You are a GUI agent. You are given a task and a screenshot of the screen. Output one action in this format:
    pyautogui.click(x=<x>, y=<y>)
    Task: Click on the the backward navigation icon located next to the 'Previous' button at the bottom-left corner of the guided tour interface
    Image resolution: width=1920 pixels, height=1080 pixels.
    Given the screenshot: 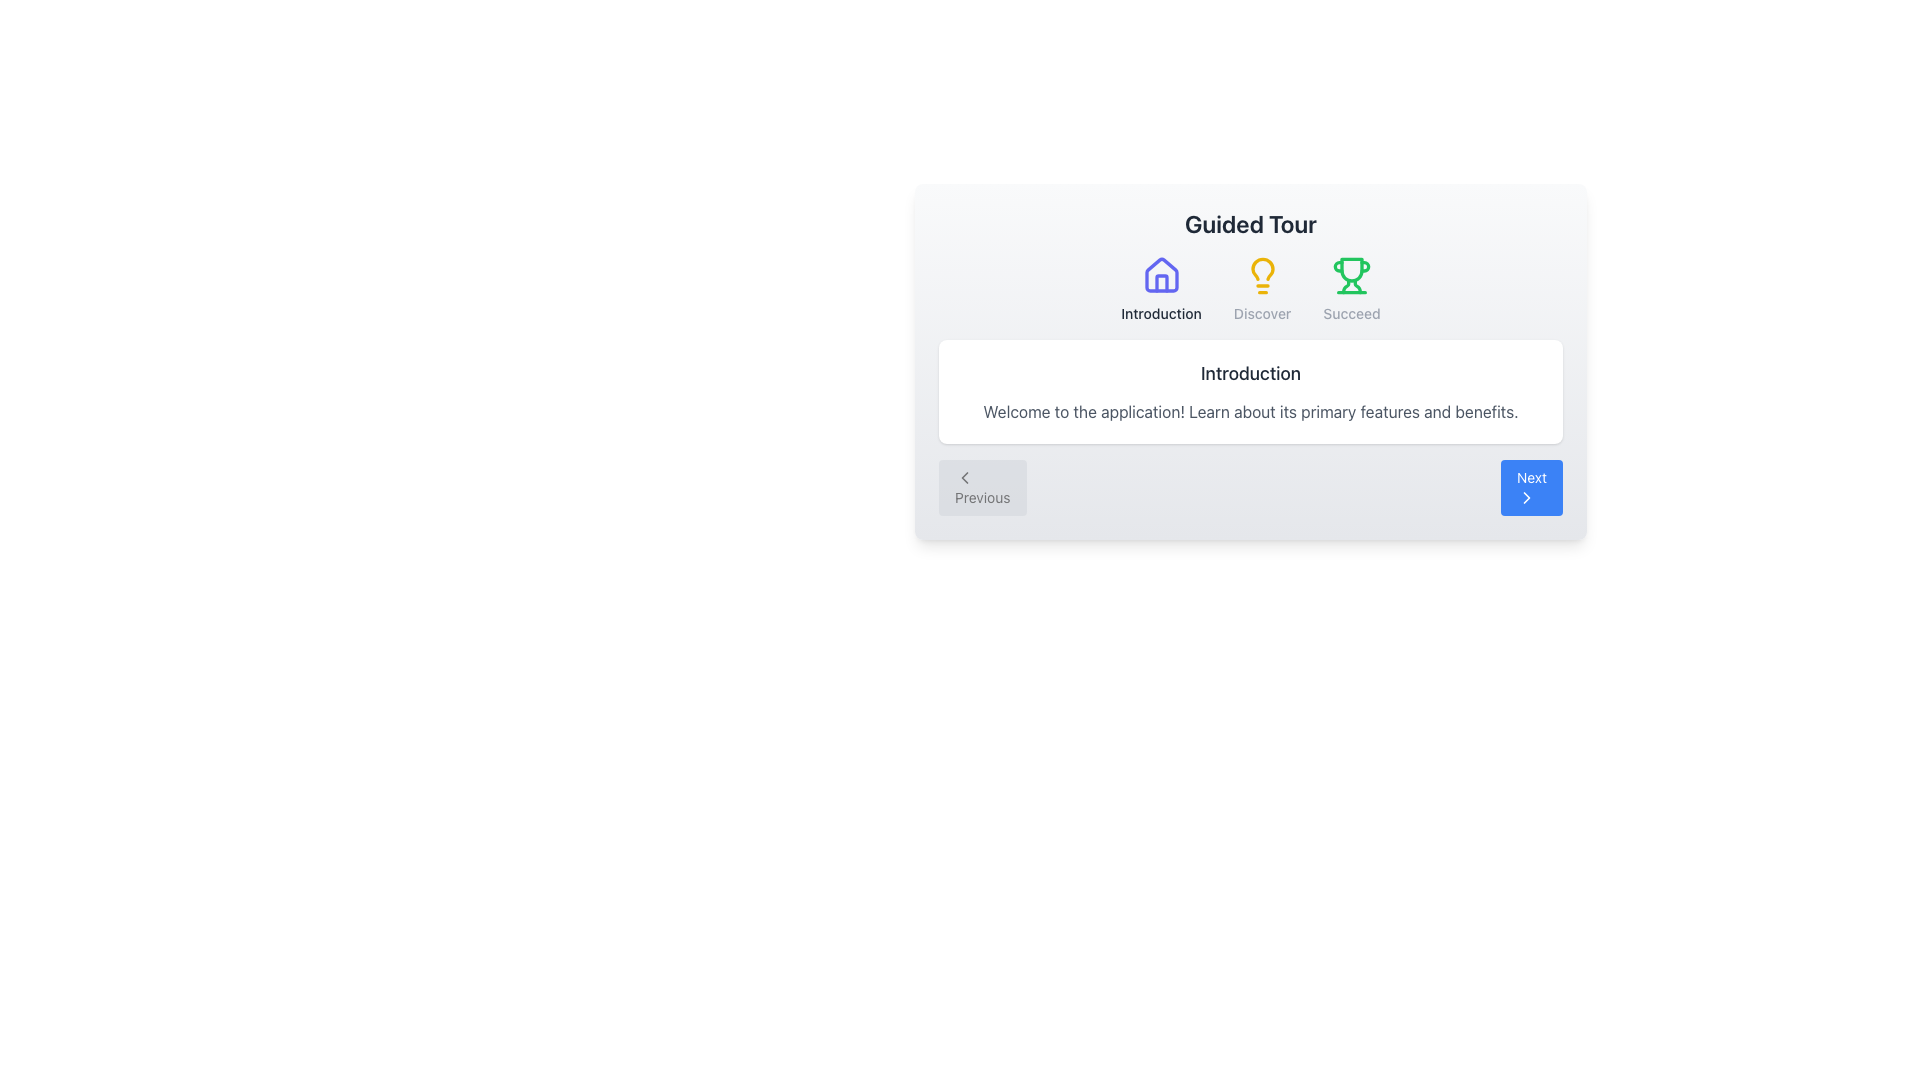 What is the action you would take?
    pyautogui.click(x=964, y=478)
    